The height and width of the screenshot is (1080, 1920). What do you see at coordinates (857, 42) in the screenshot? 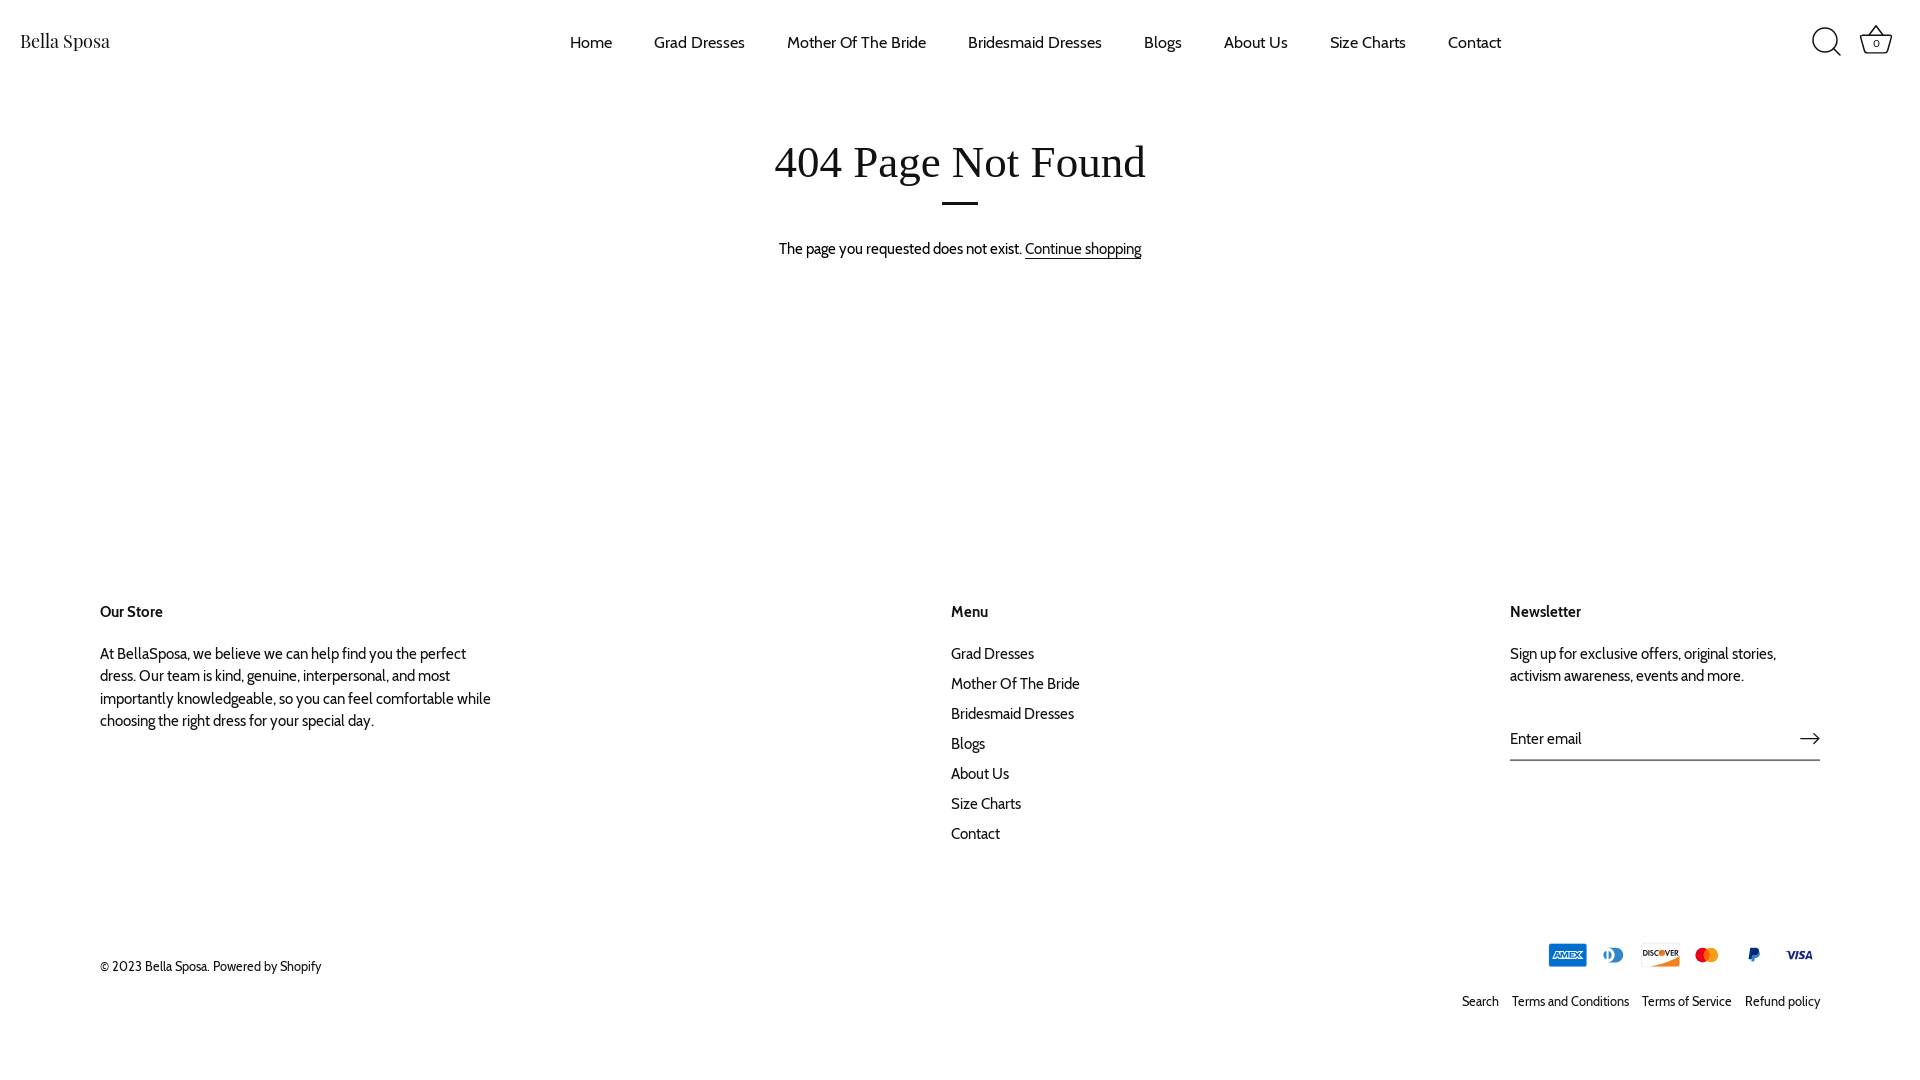
I see `'Mother Of The Bride'` at bounding box center [857, 42].